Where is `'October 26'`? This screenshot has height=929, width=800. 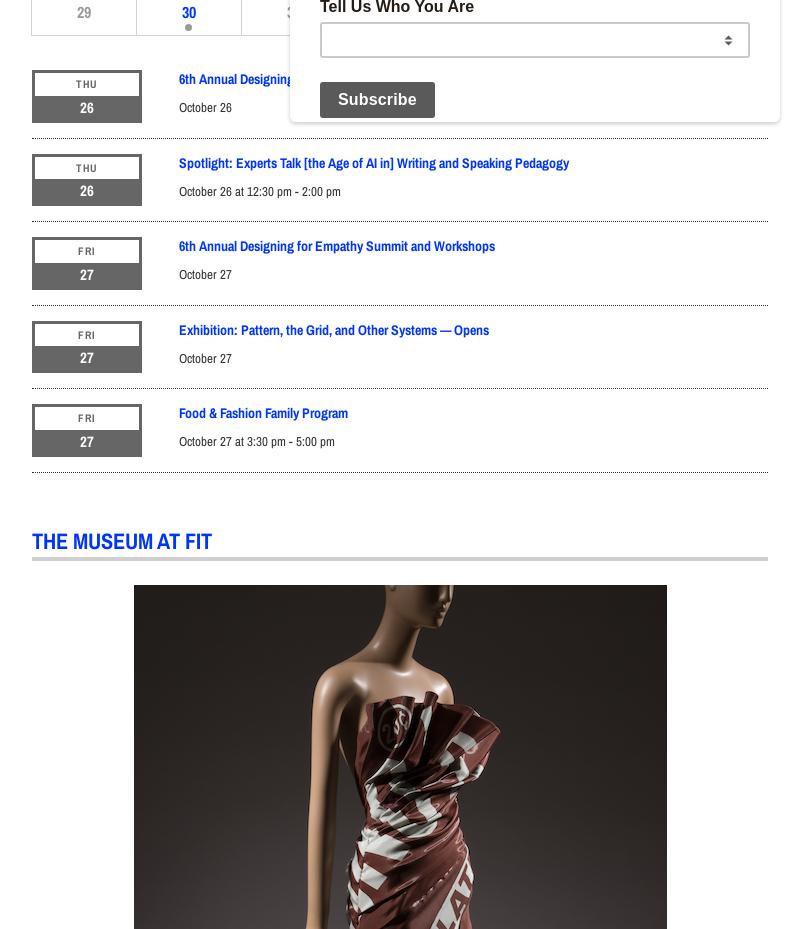 'October 26' is located at coordinates (205, 107).